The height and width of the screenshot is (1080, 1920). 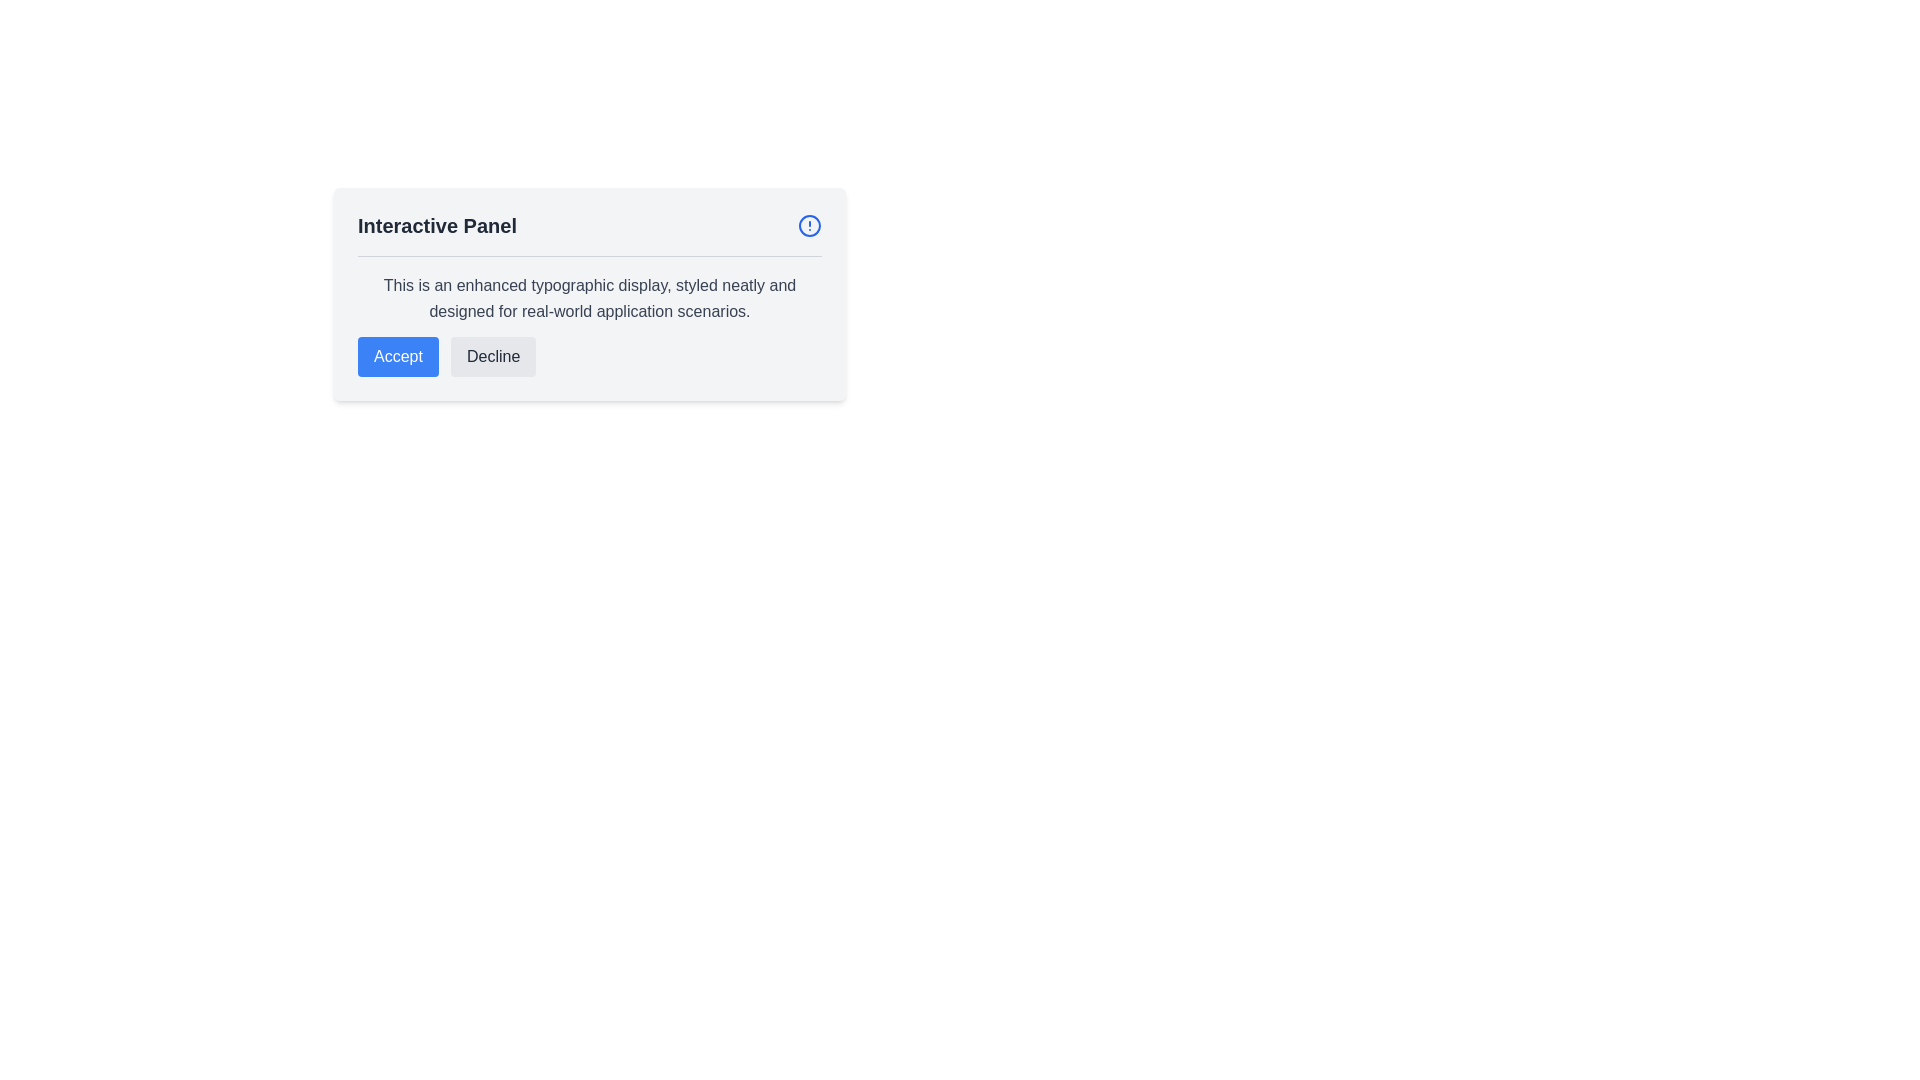 I want to click on descriptive text displayed prominently in the center of the panel, which includes the 'Accept' and 'Decline' buttons, so click(x=589, y=315).